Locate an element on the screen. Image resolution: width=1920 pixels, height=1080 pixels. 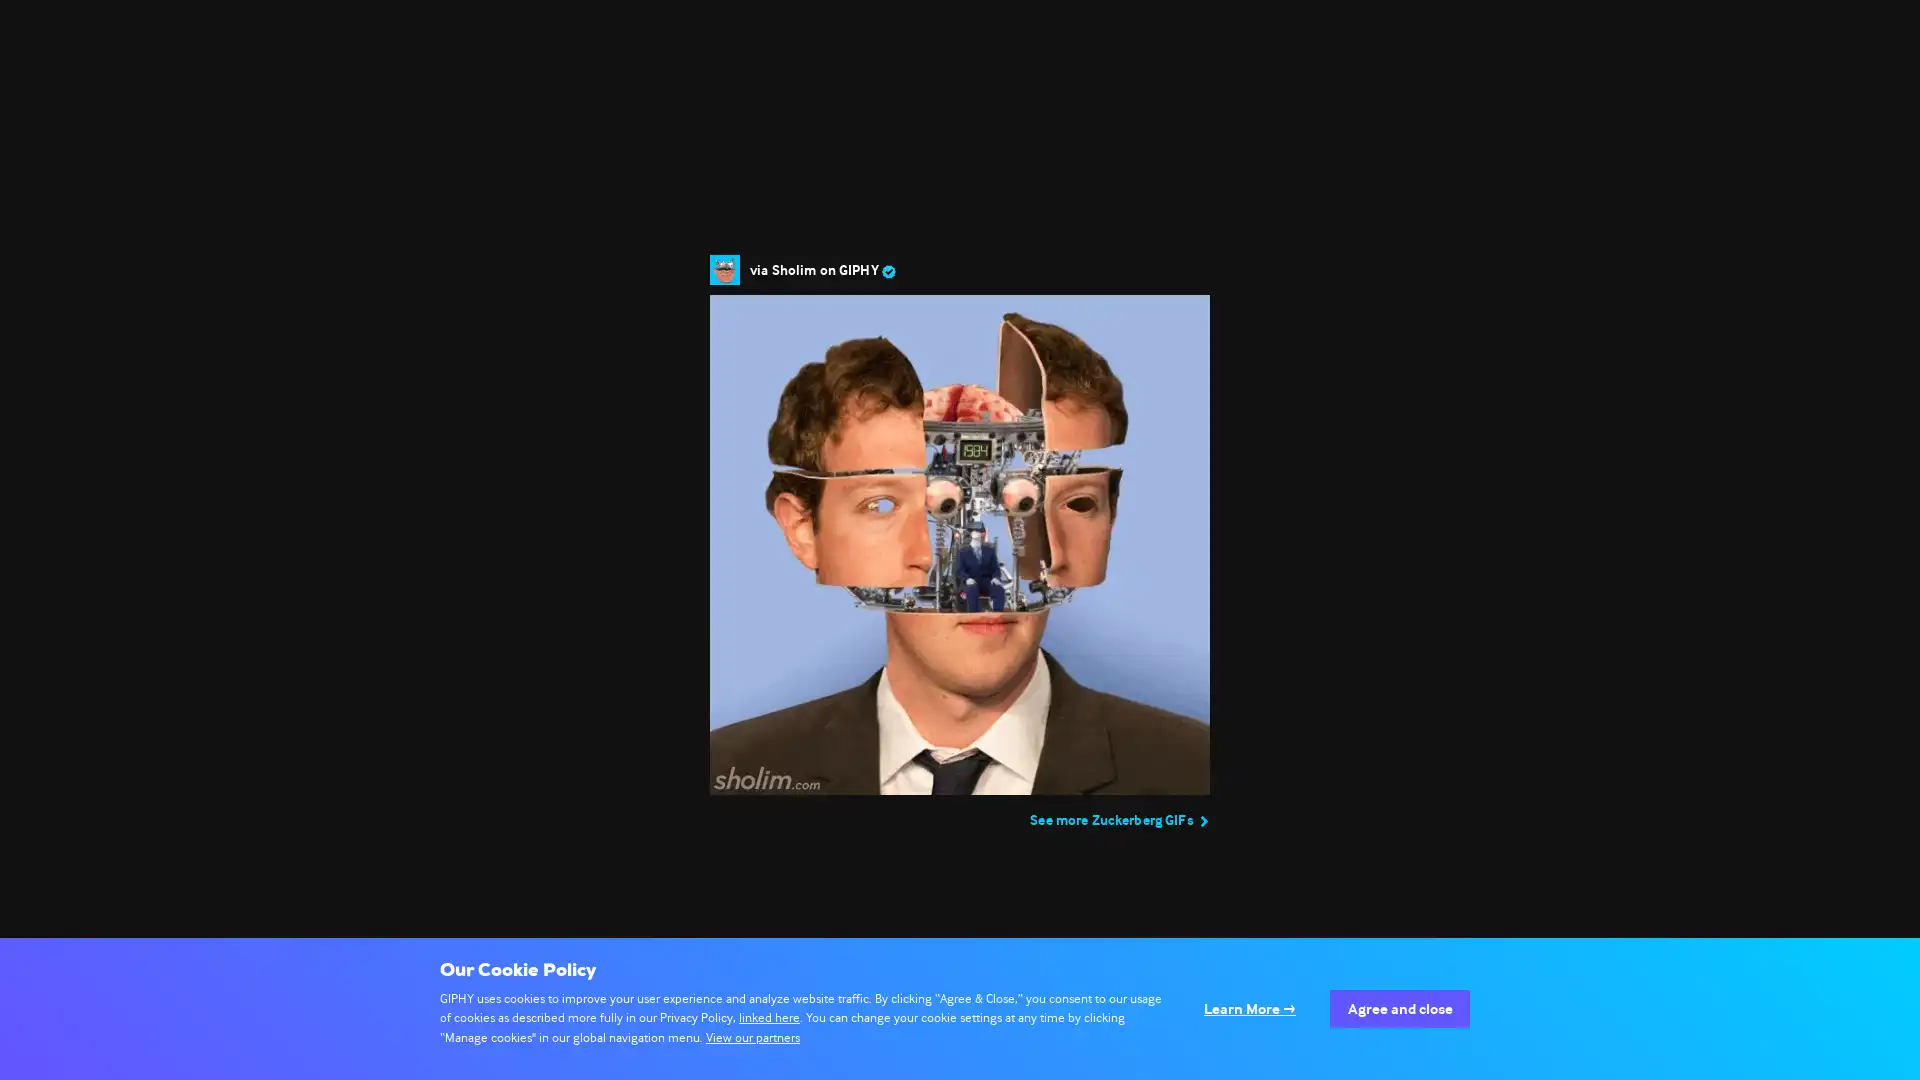
Configure your consents is located at coordinates (1248, 1009).